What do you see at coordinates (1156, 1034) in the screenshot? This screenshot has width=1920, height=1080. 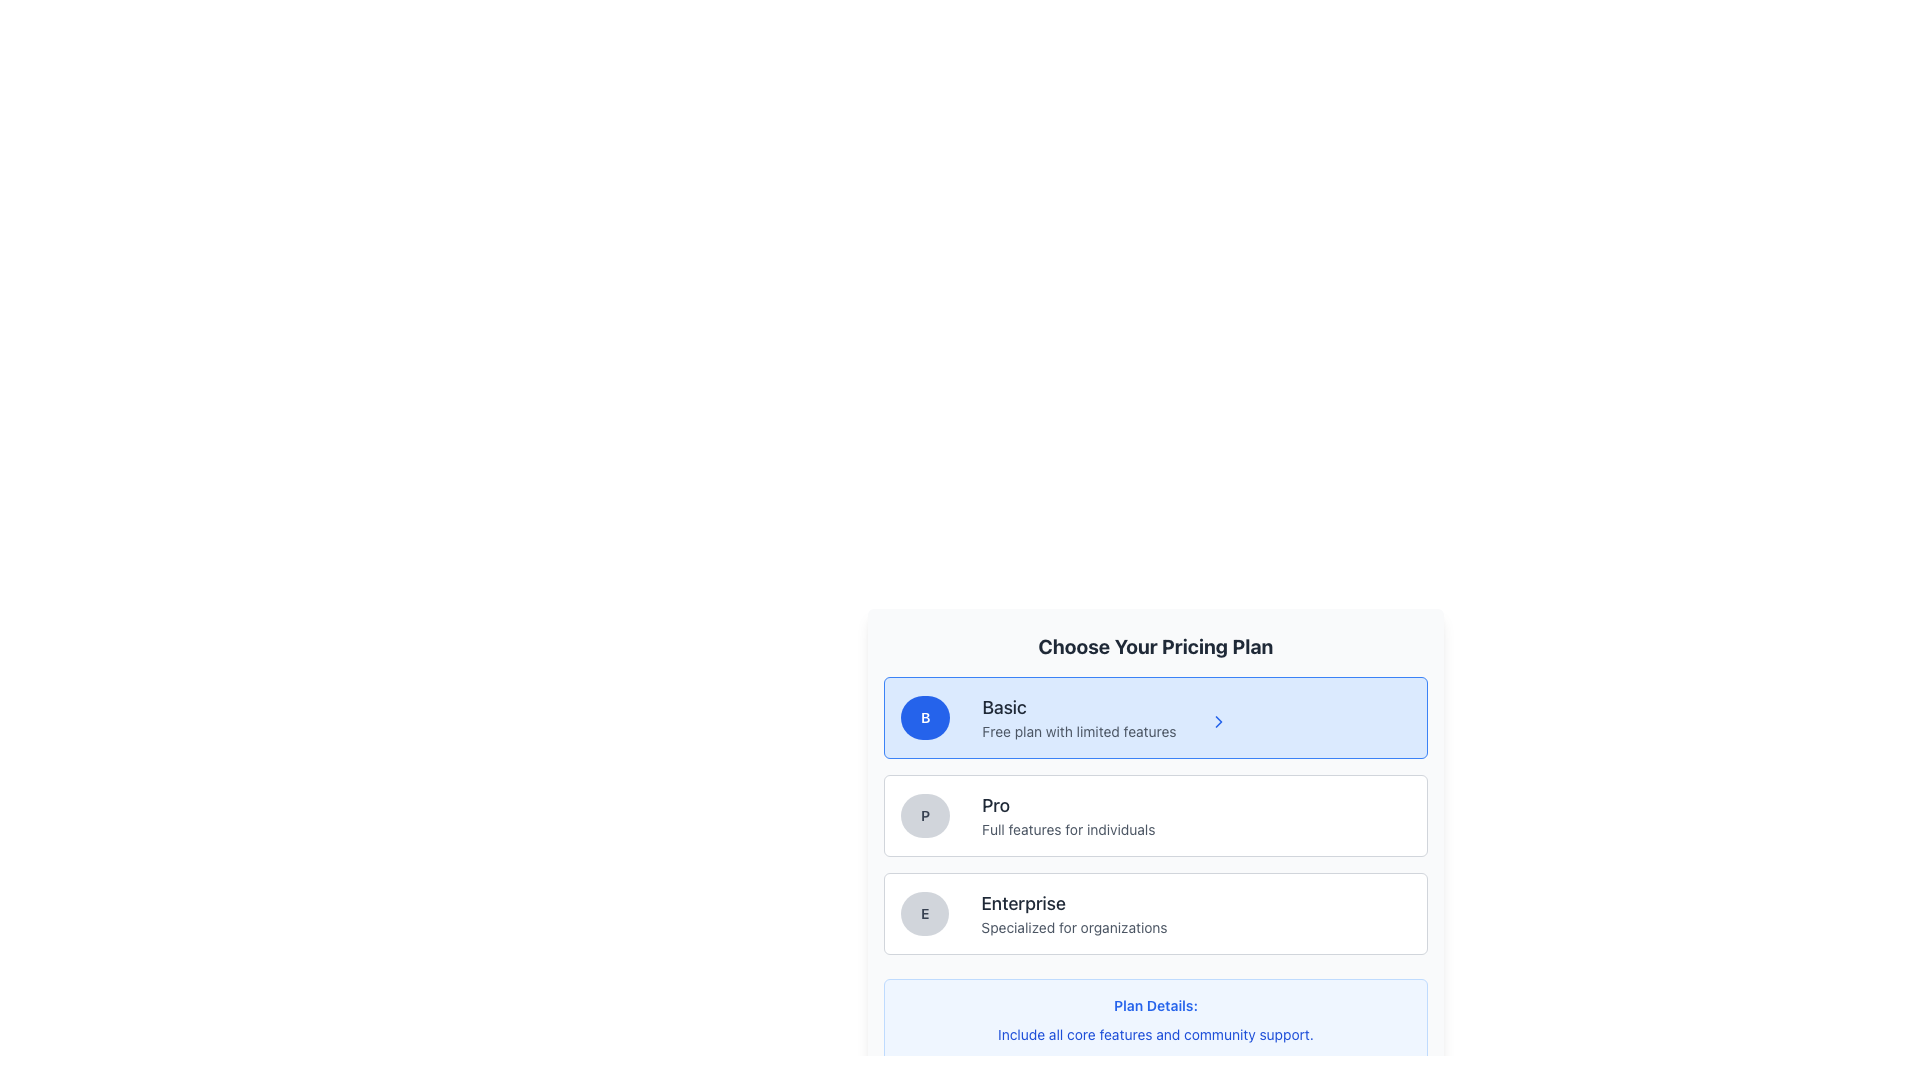 I see `the static text label that provides informative details about the features included in the pricing plan, located directly below the headline 'Plan Details:' in the pricing interface` at bounding box center [1156, 1034].